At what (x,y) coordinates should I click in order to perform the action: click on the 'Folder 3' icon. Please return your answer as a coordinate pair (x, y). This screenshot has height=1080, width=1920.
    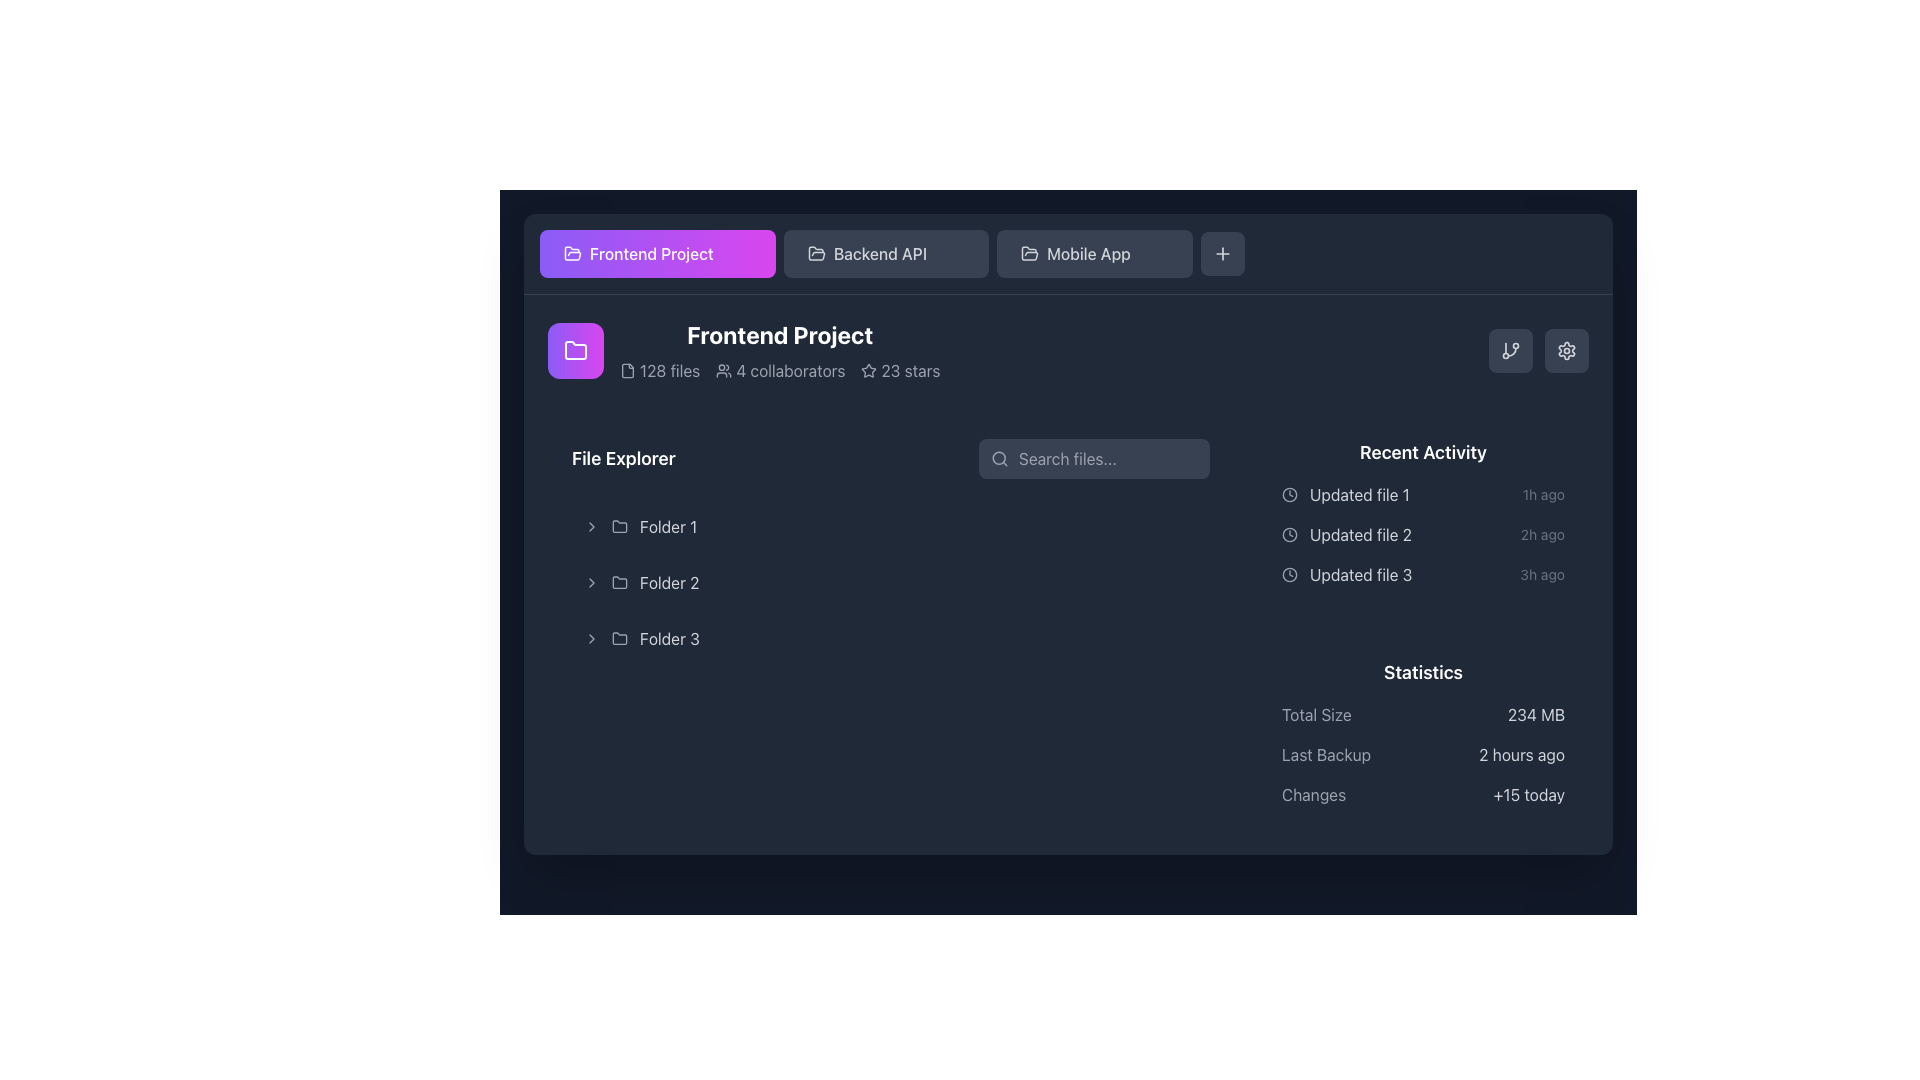
    Looking at the image, I should click on (618, 639).